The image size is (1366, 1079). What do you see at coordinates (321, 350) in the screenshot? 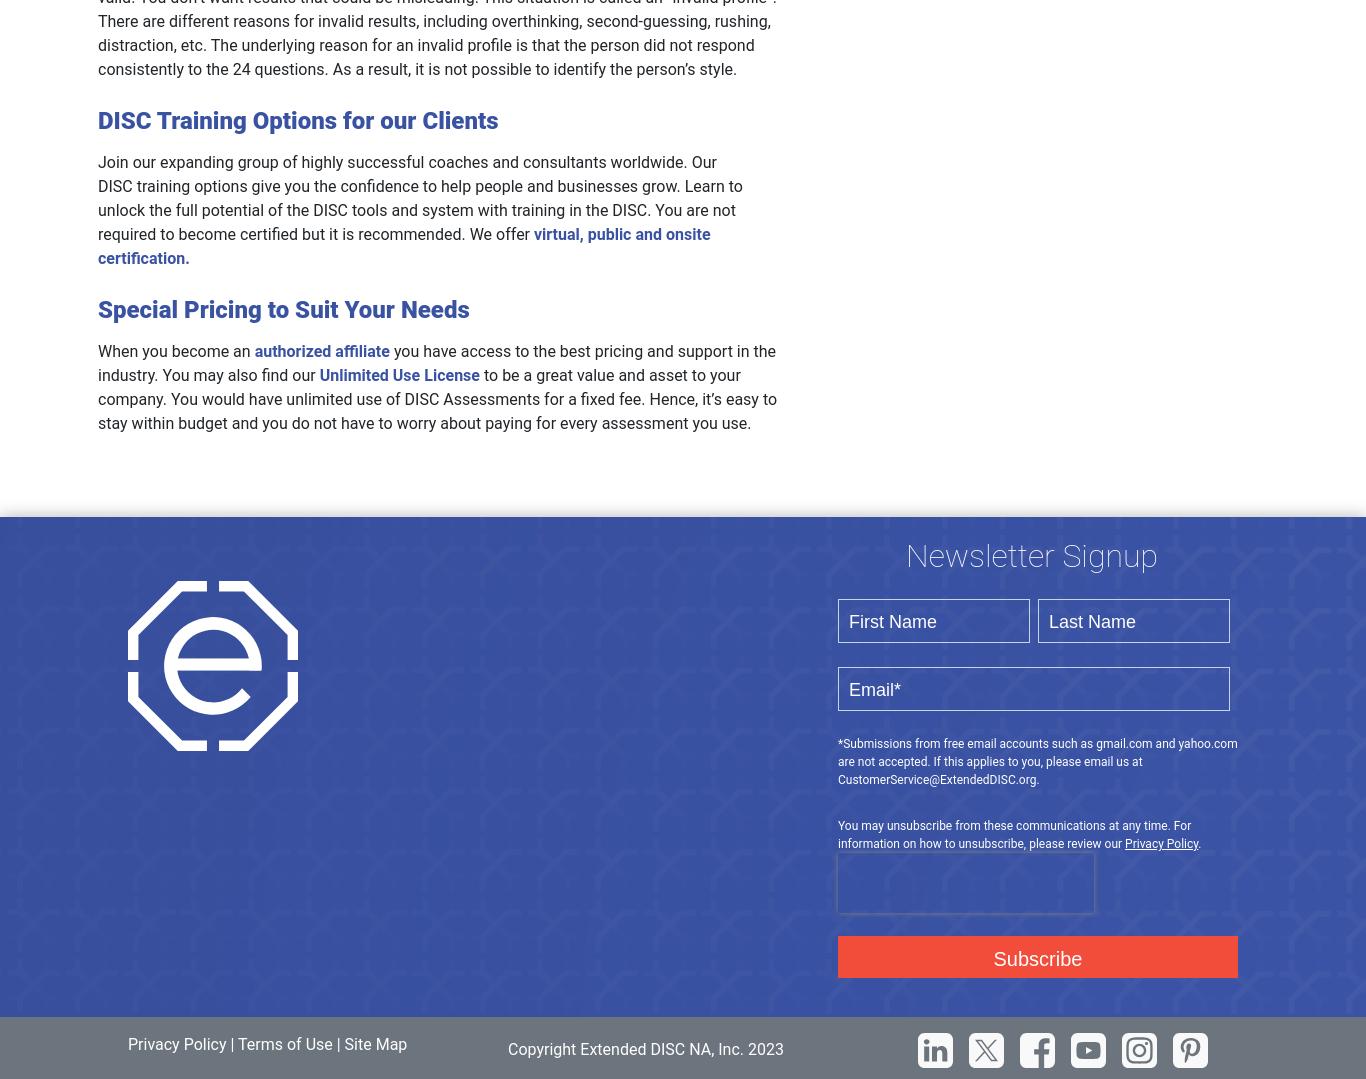
I see `'authorized affiliate'` at bounding box center [321, 350].